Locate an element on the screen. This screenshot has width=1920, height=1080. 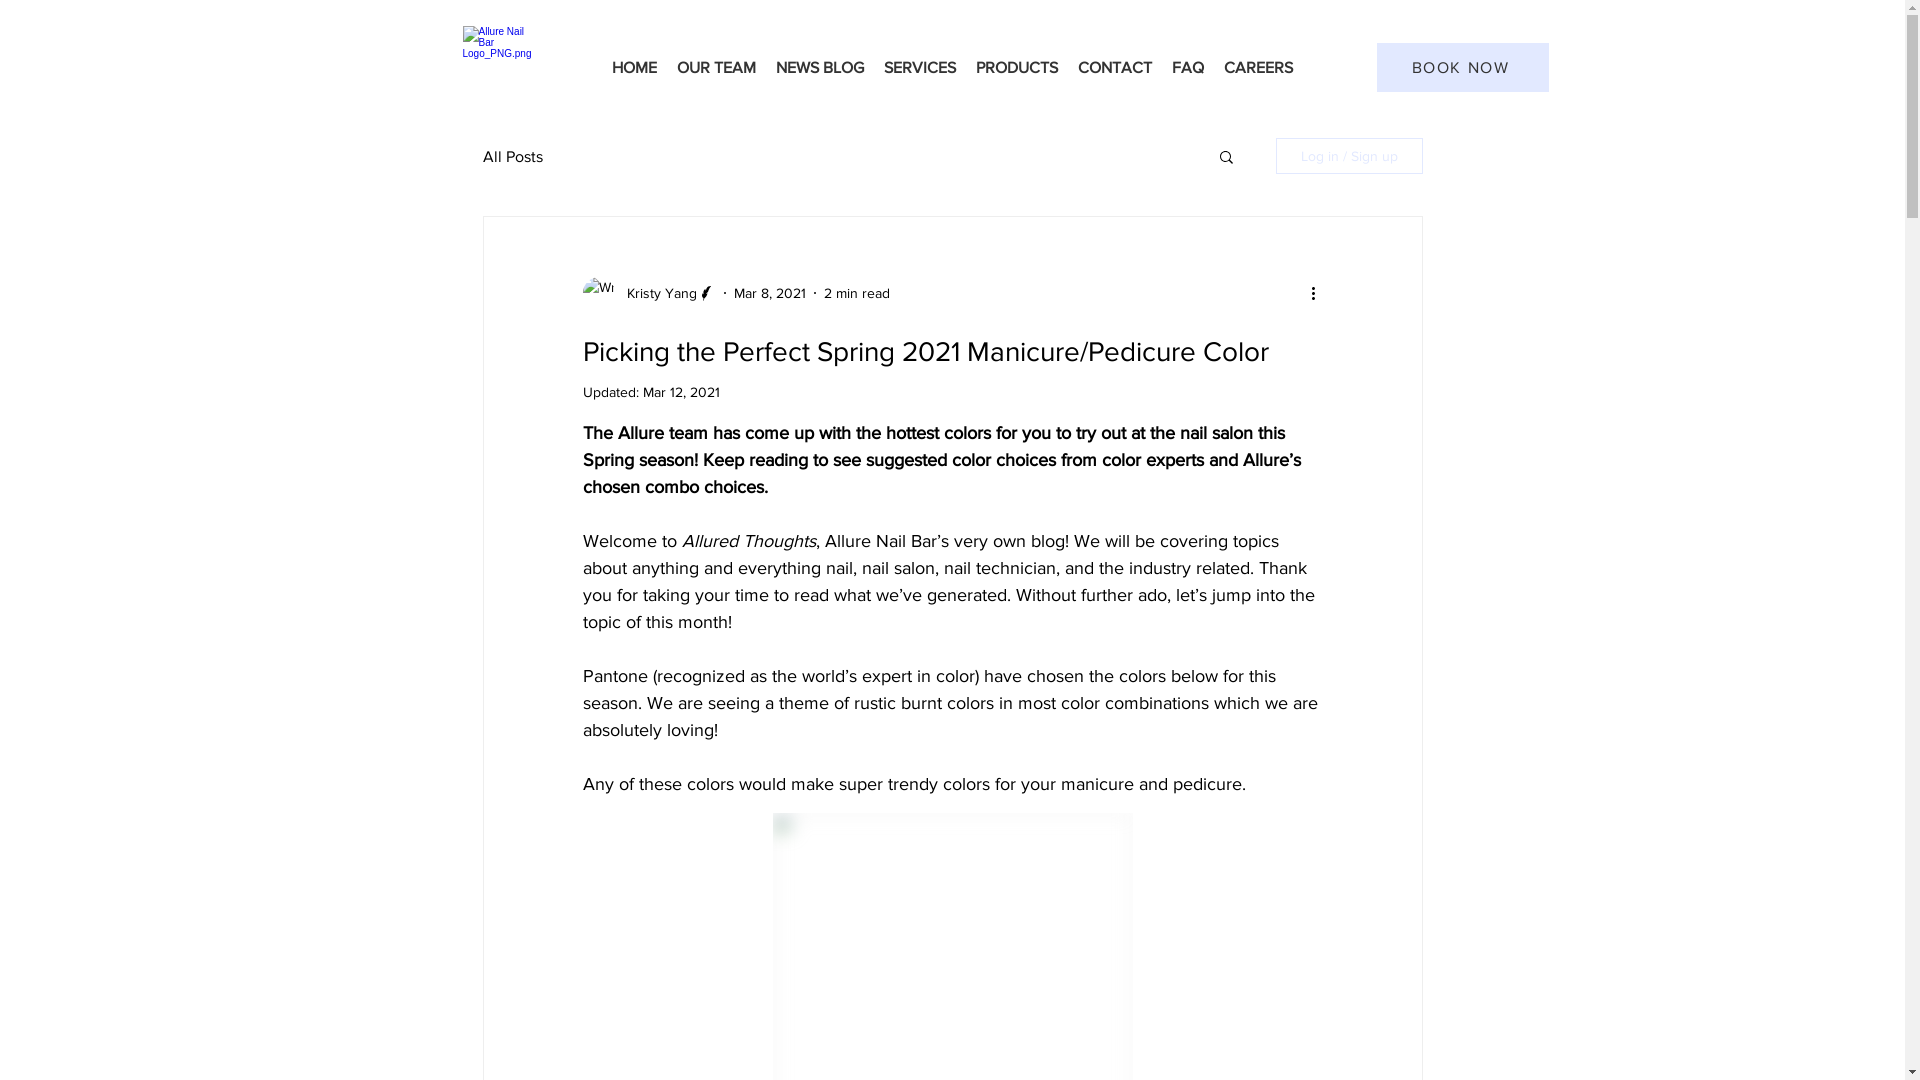
'CONTACT' is located at coordinates (1113, 66).